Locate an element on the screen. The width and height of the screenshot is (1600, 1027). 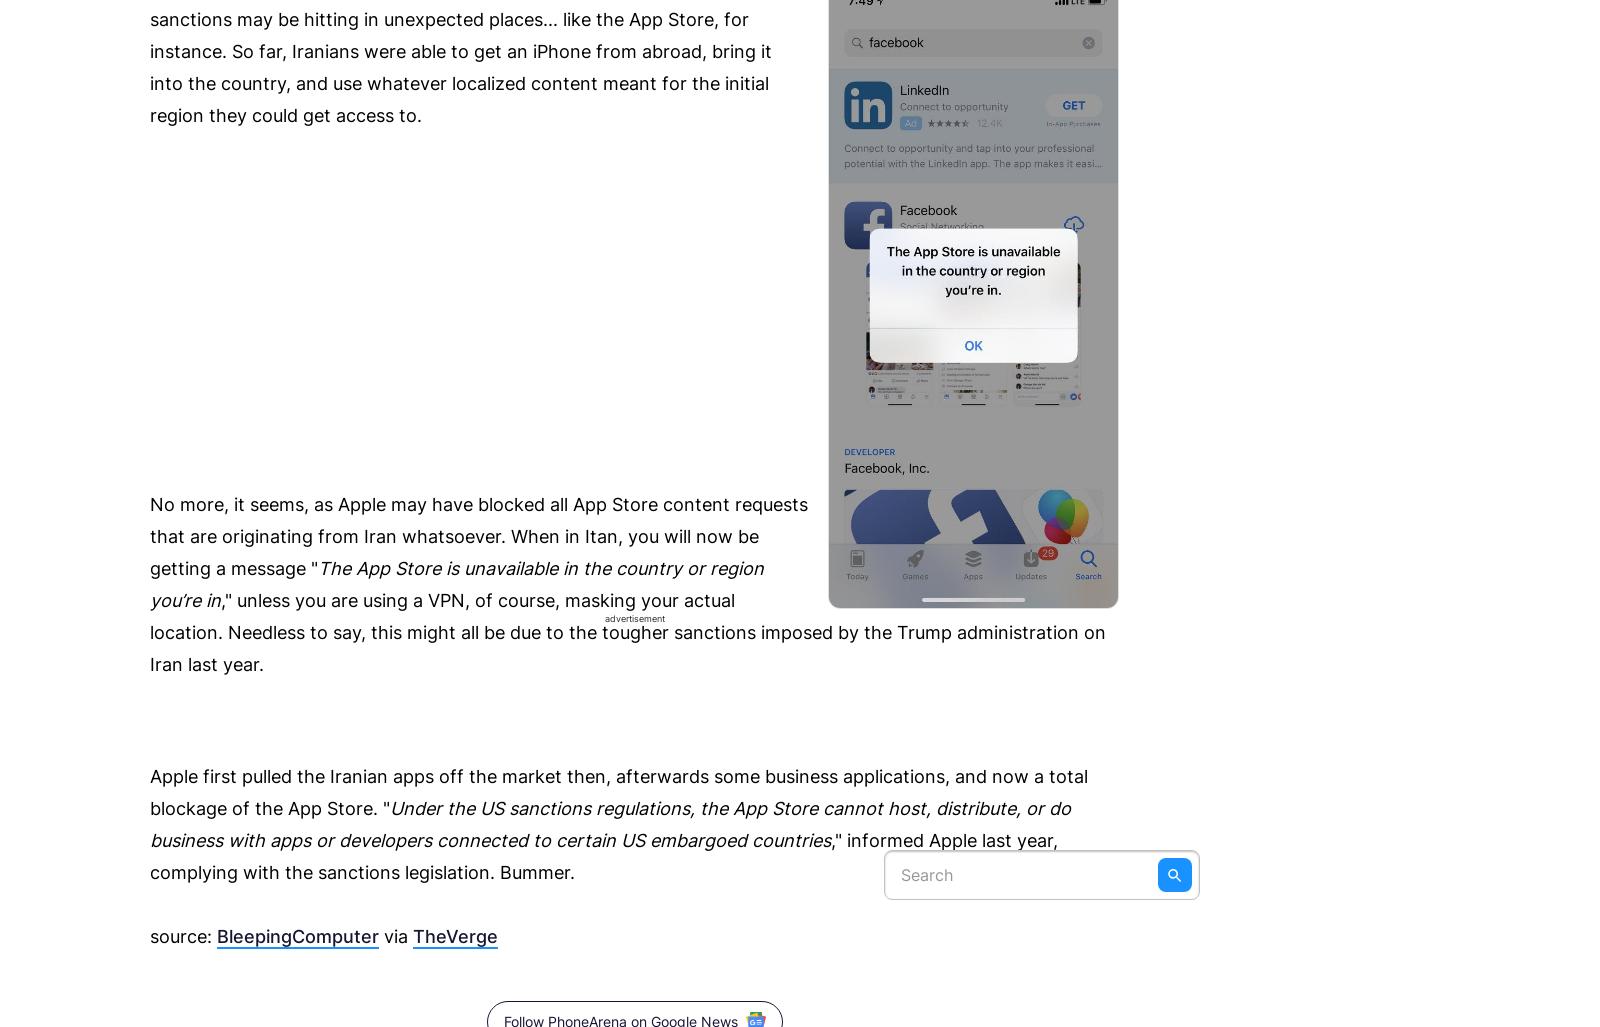
'Ad Consent' is located at coordinates (1080, 76).